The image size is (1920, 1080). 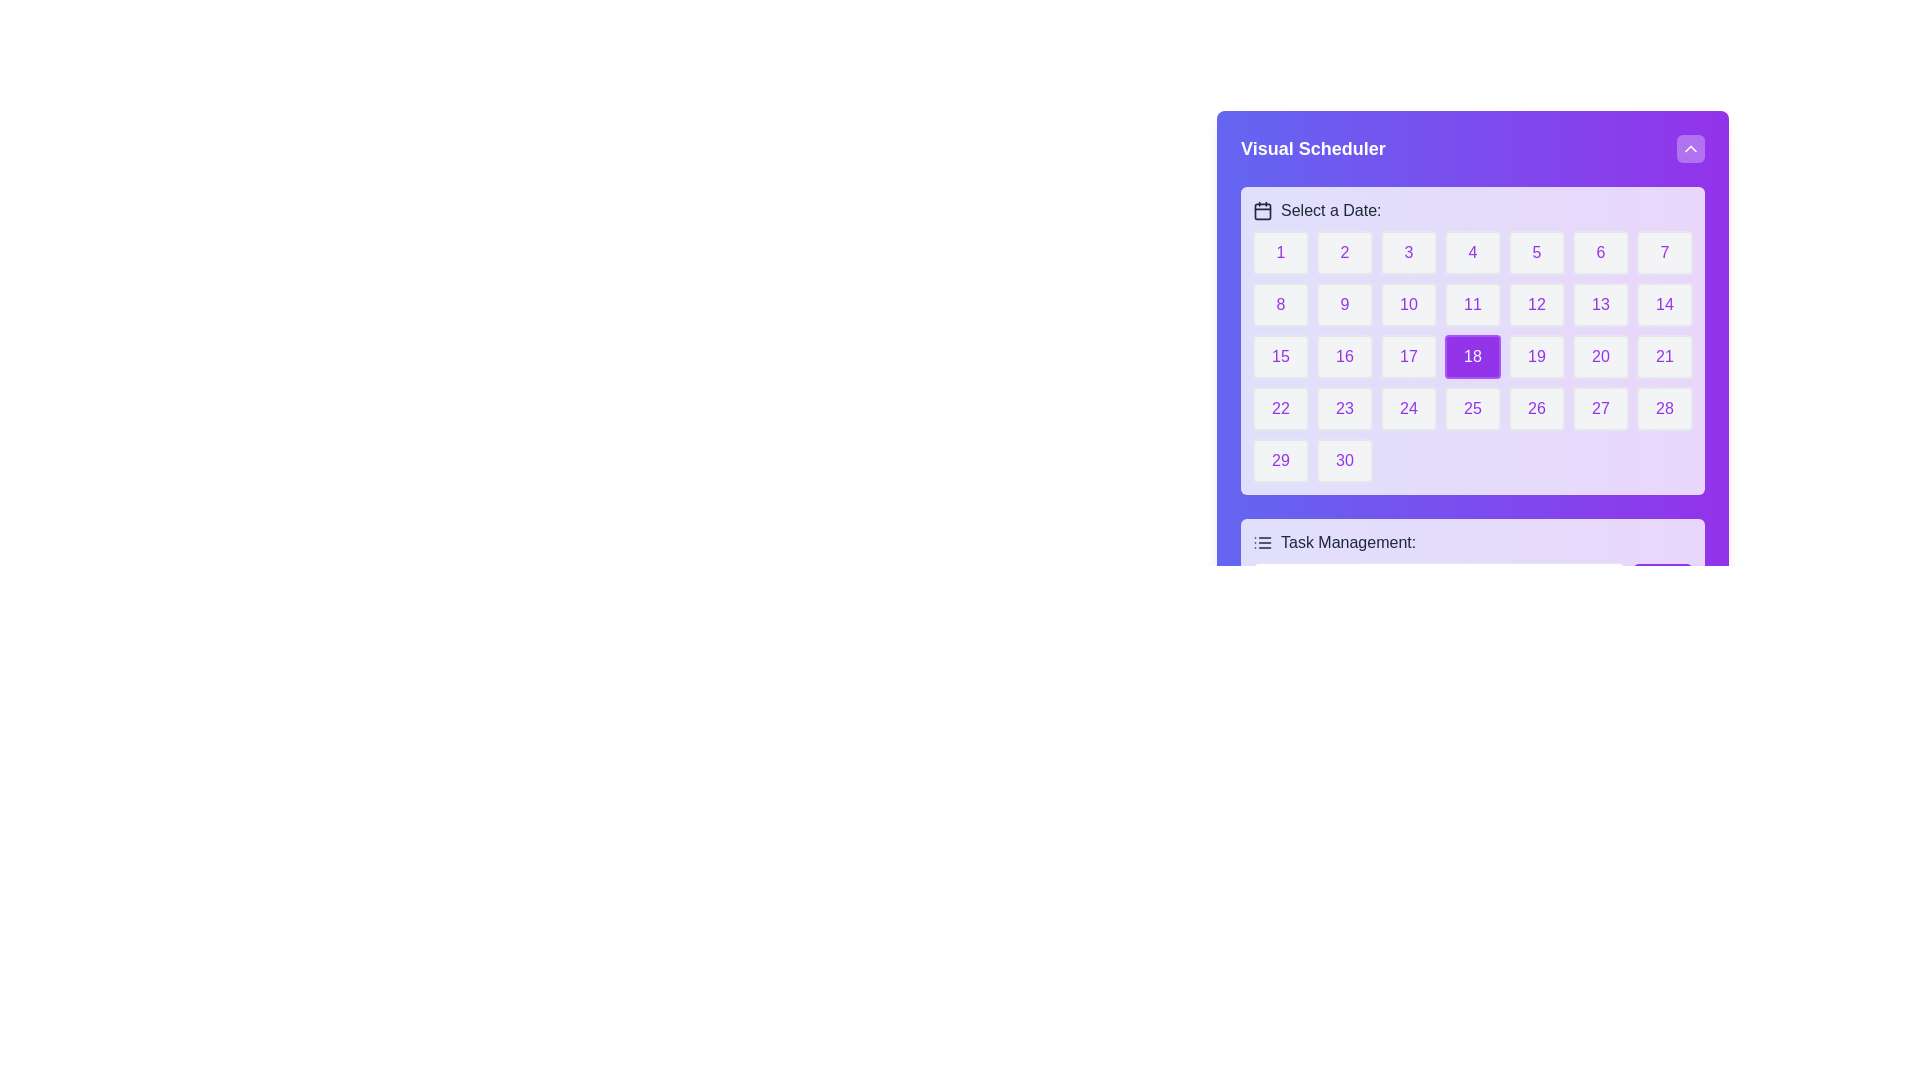 I want to click on the rounded rectangular button with a light gray background and purple number '22' located in the first column of the fourth row in the grid, so click(x=1281, y=407).